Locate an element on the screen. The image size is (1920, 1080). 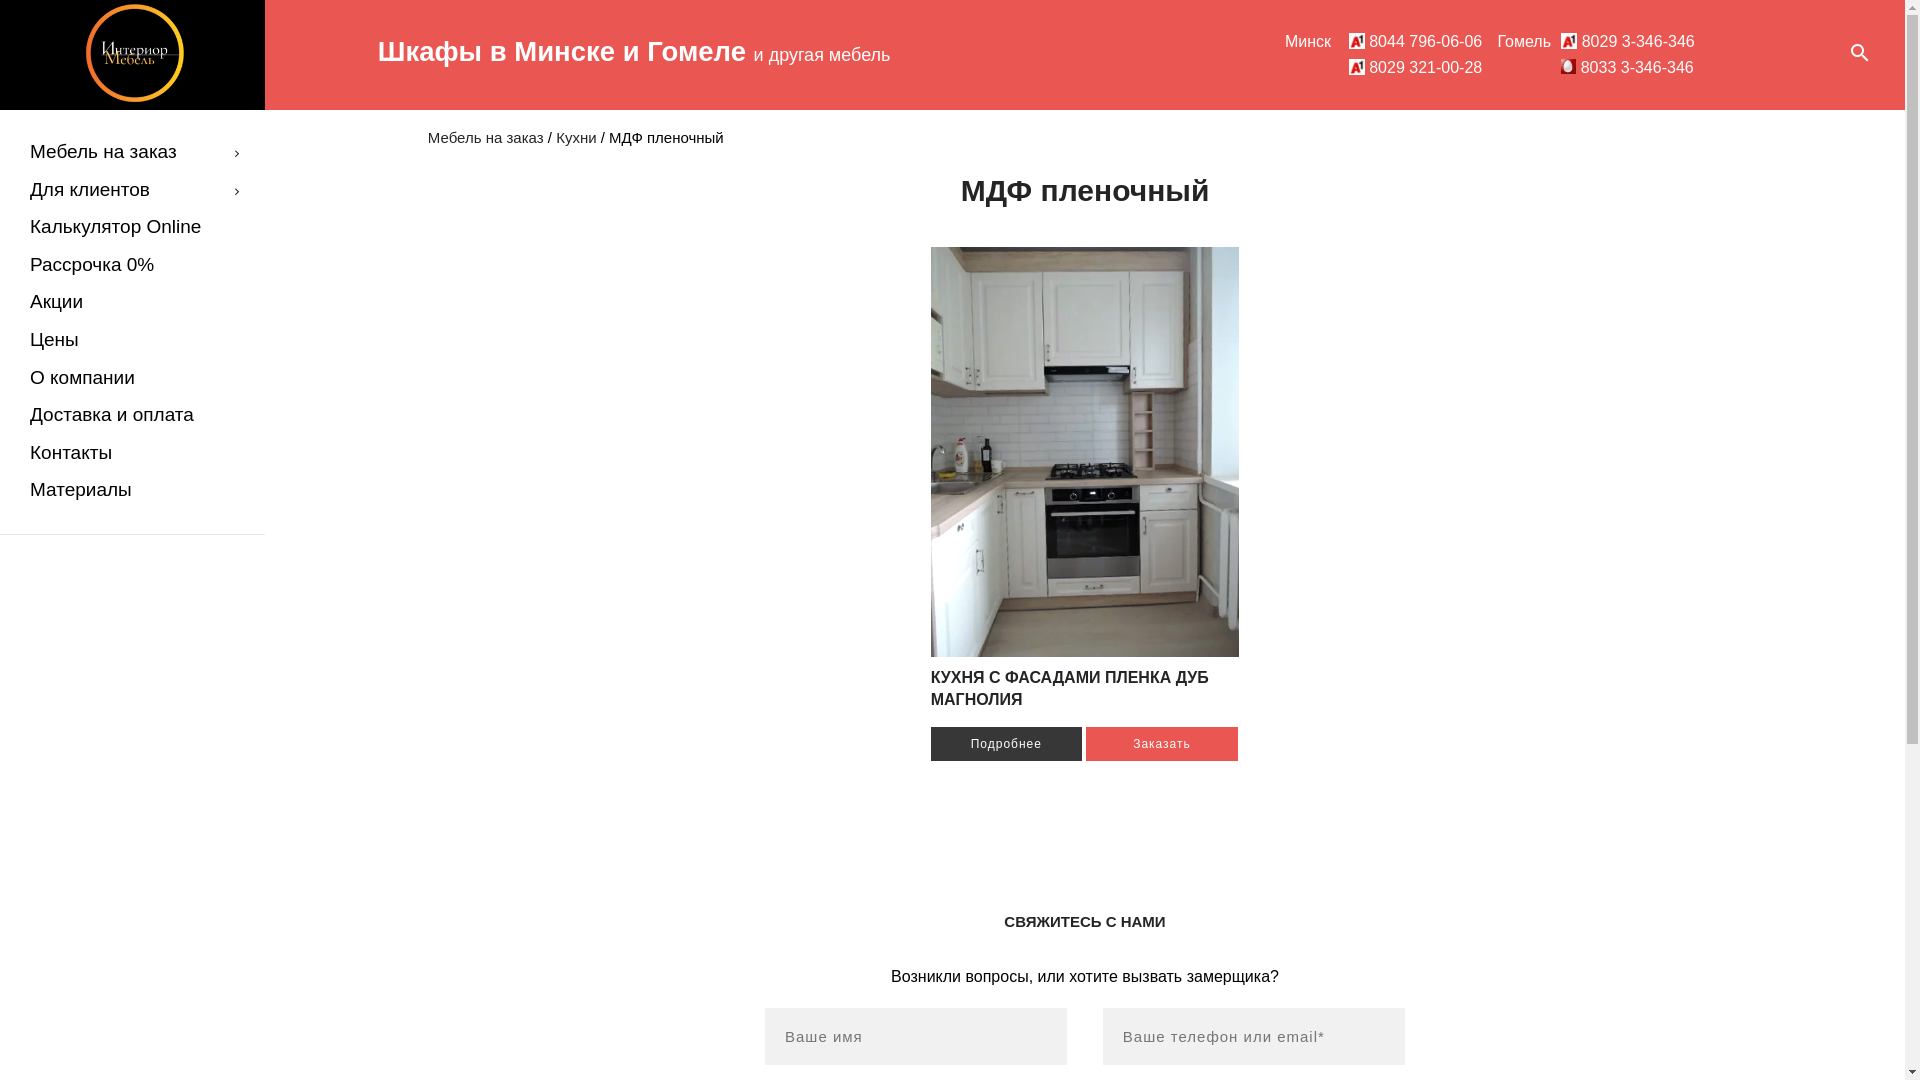
'8033 3-346-346' is located at coordinates (1627, 66).